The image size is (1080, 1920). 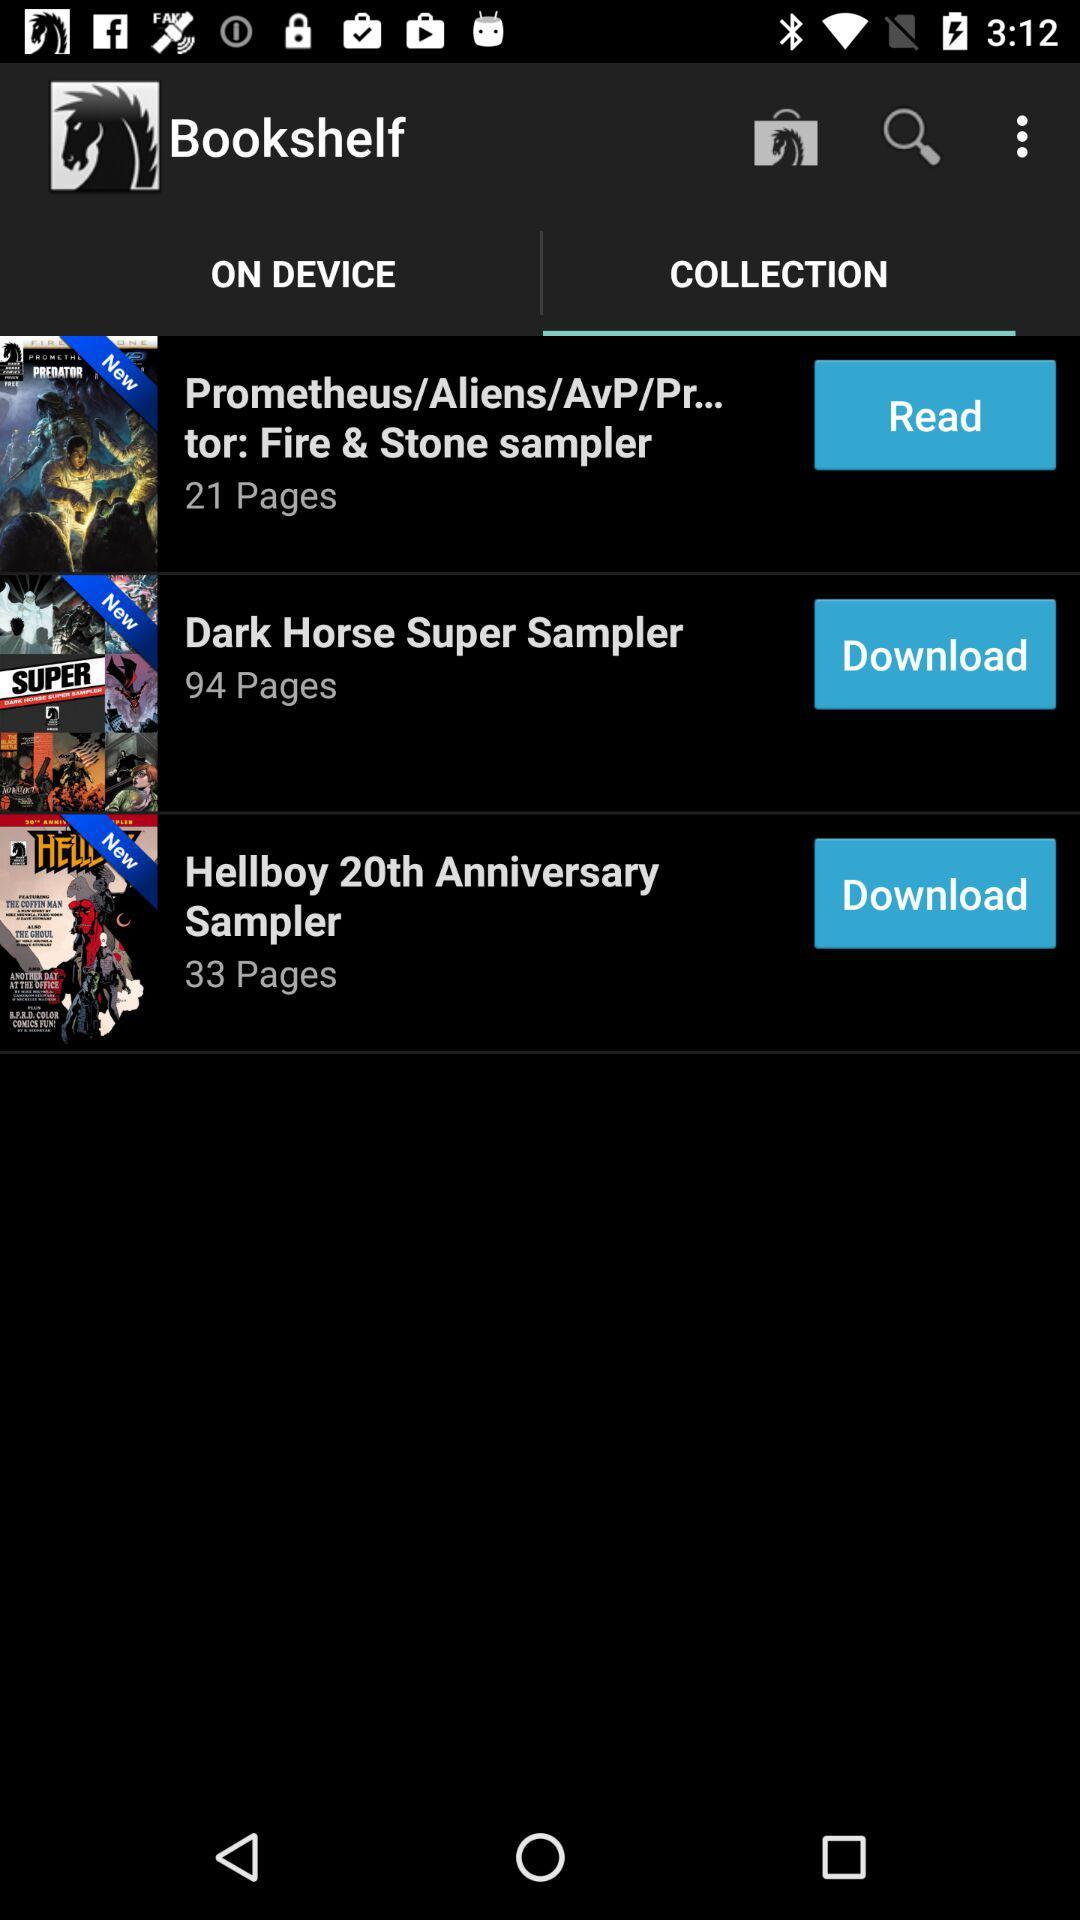 What do you see at coordinates (935, 414) in the screenshot?
I see `the item next to prometheus aliens avp` at bounding box center [935, 414].